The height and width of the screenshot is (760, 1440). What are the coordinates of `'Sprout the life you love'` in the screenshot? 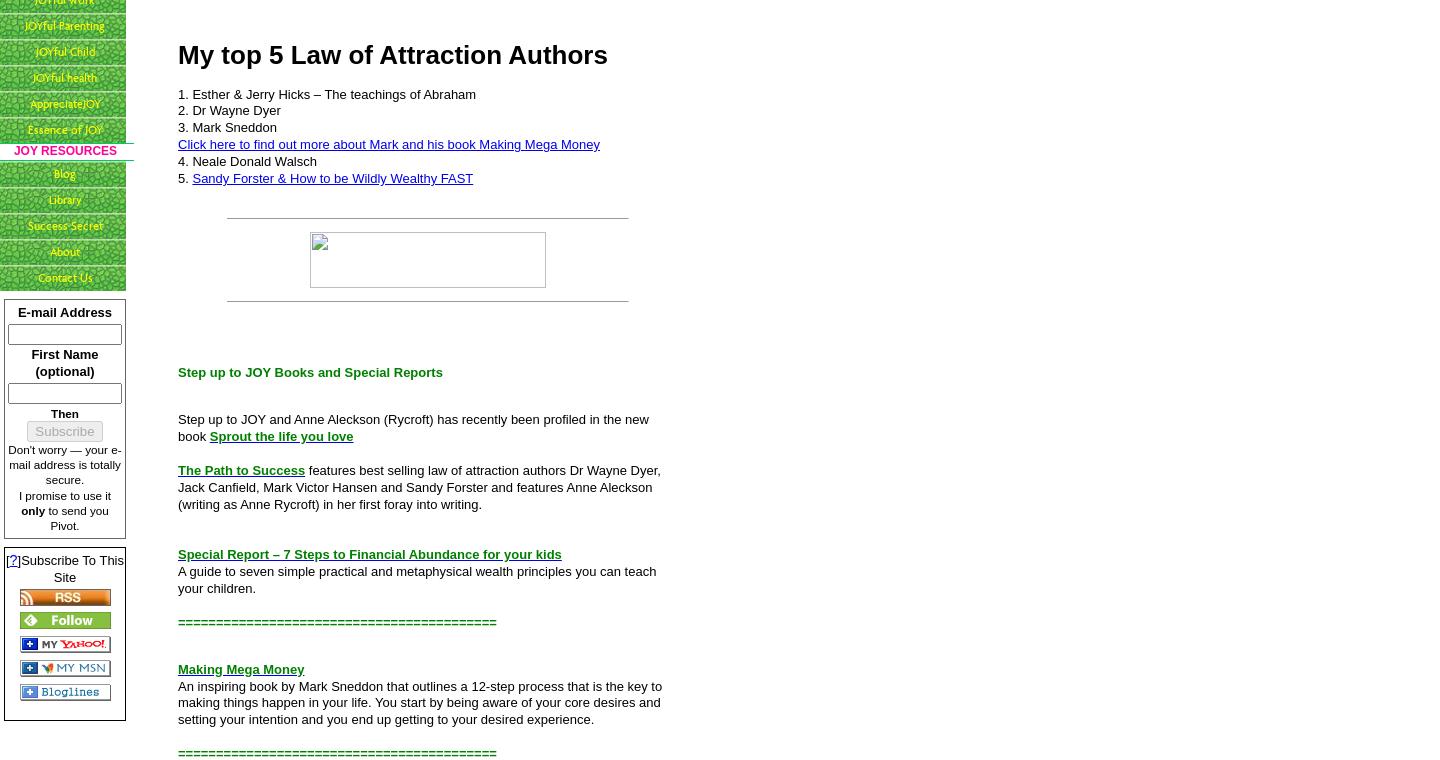 It's located at (279, 435).